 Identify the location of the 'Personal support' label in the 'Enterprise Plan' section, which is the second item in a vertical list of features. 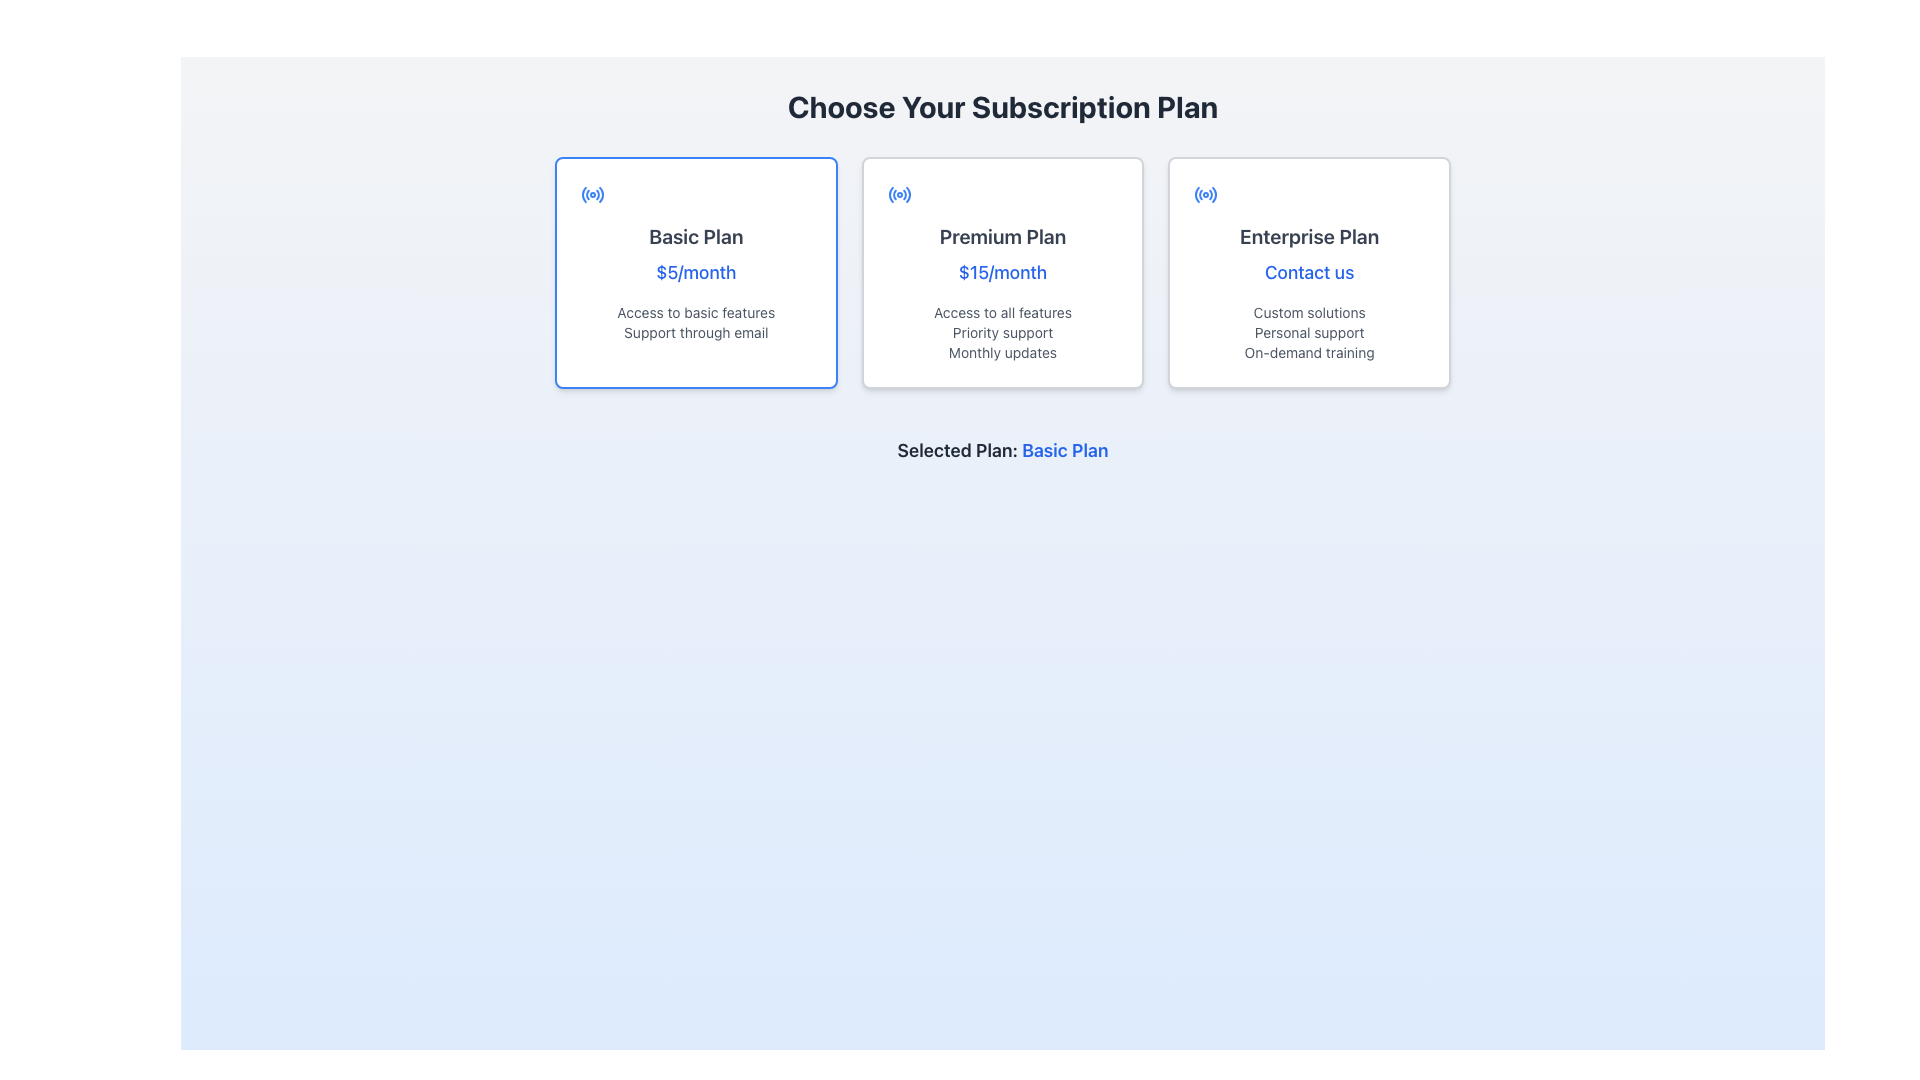
(1309, 331).